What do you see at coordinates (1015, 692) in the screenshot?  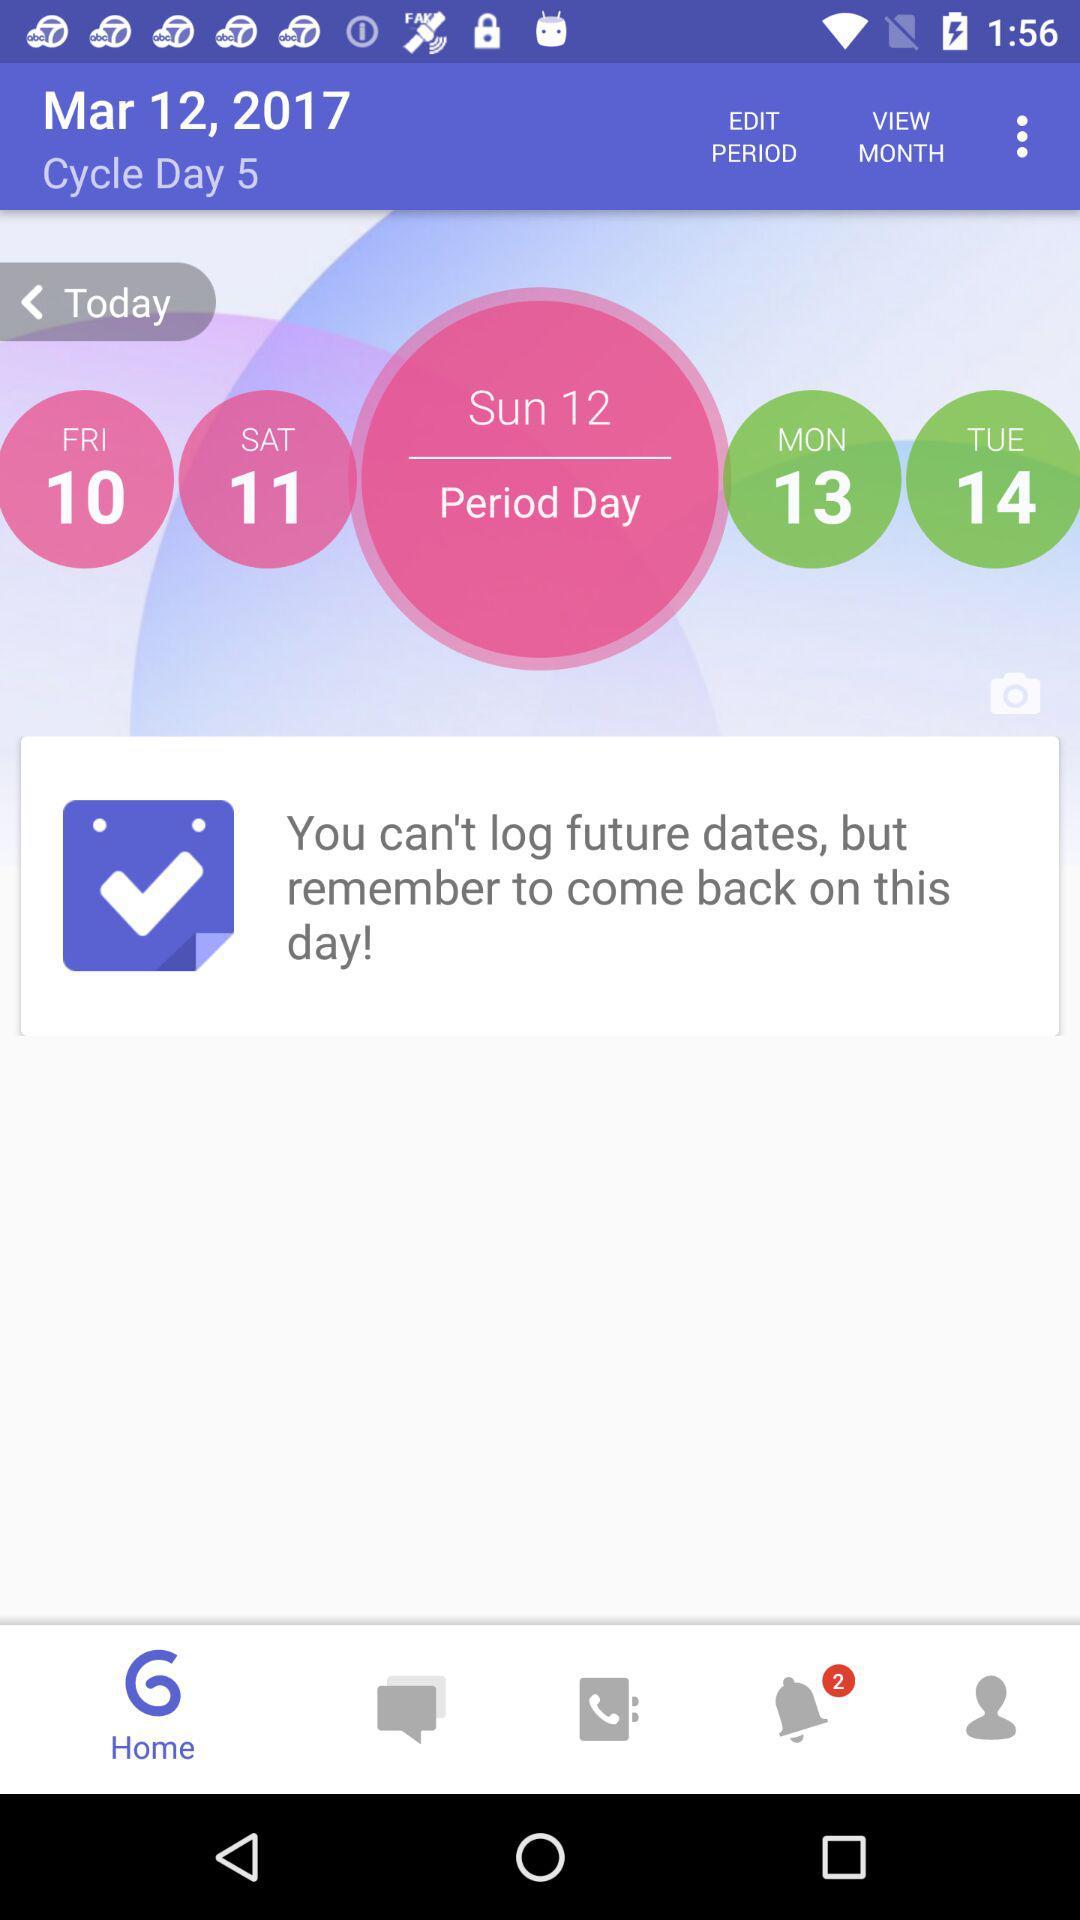 I see `camera` at bounding box center [1015, 692].